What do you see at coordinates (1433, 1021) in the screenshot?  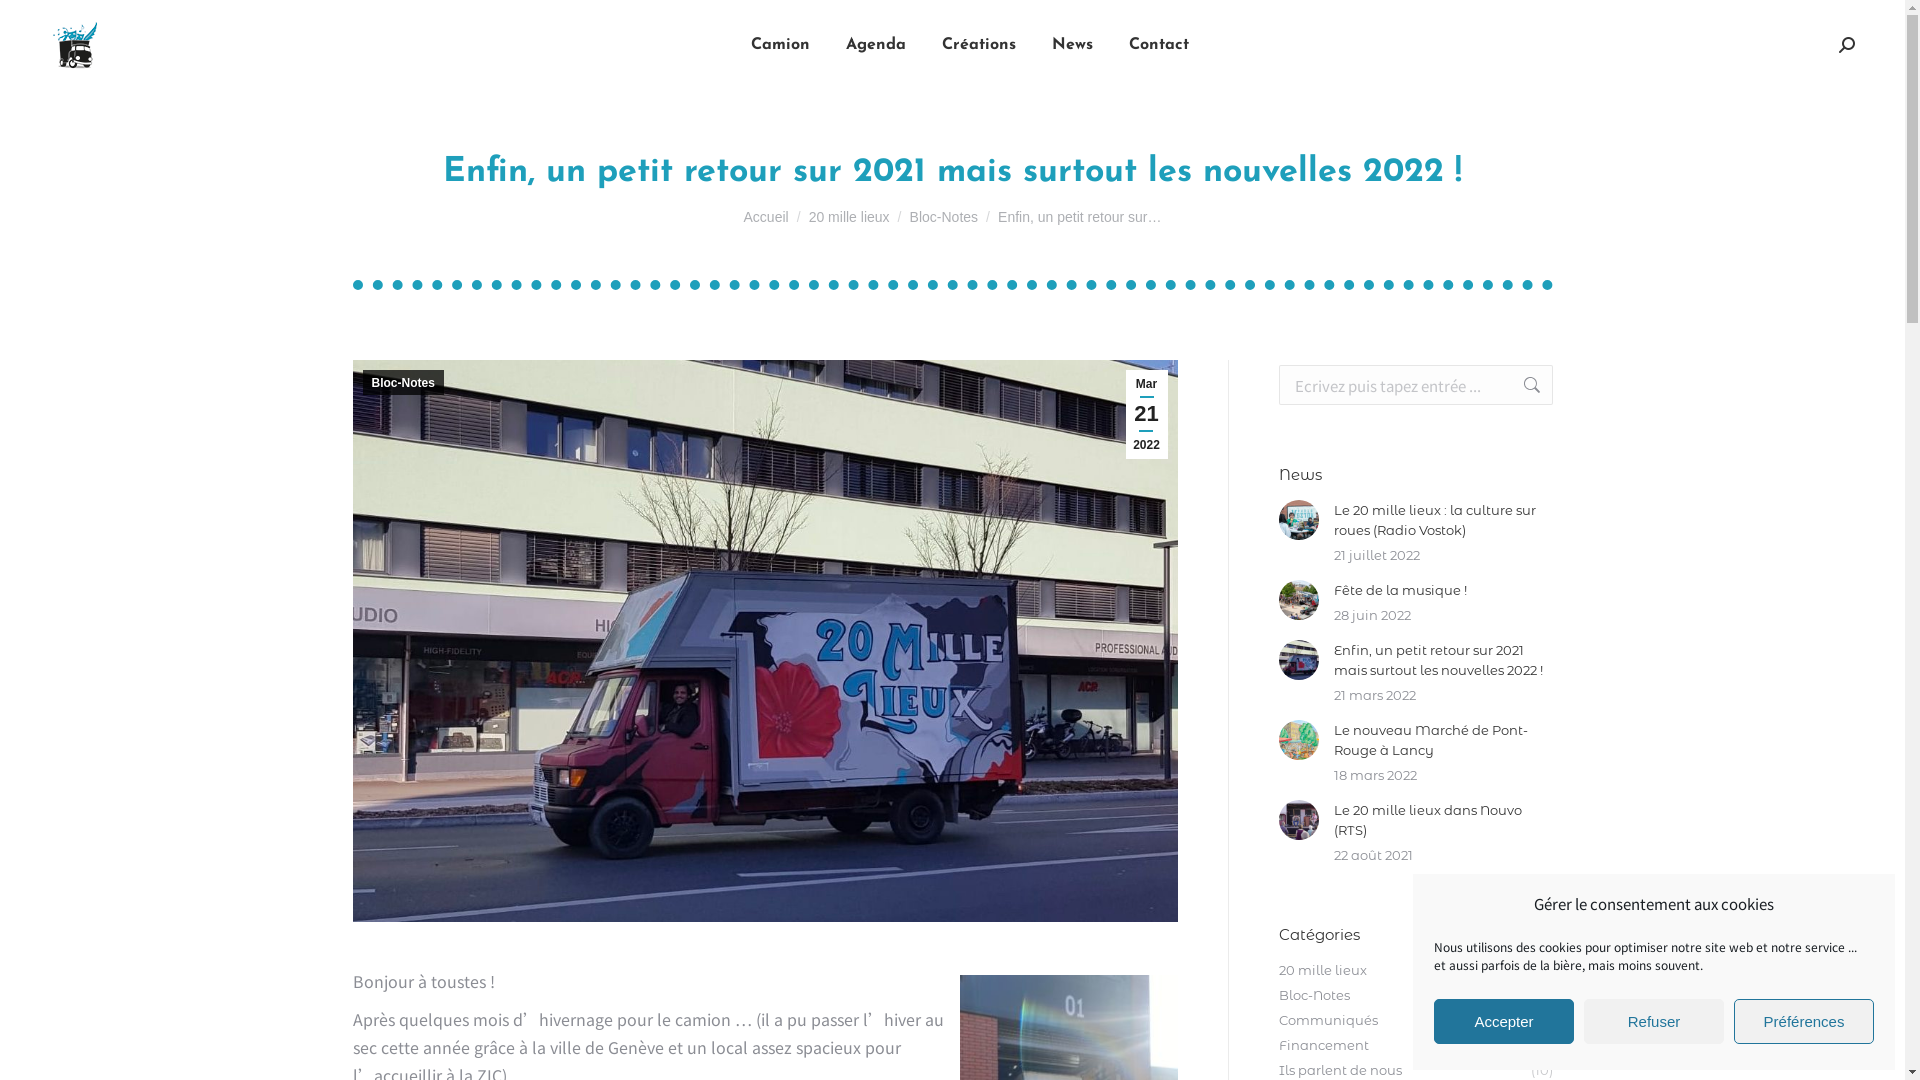 I see `'Accepter'` at bounding box center [1433, 1021].